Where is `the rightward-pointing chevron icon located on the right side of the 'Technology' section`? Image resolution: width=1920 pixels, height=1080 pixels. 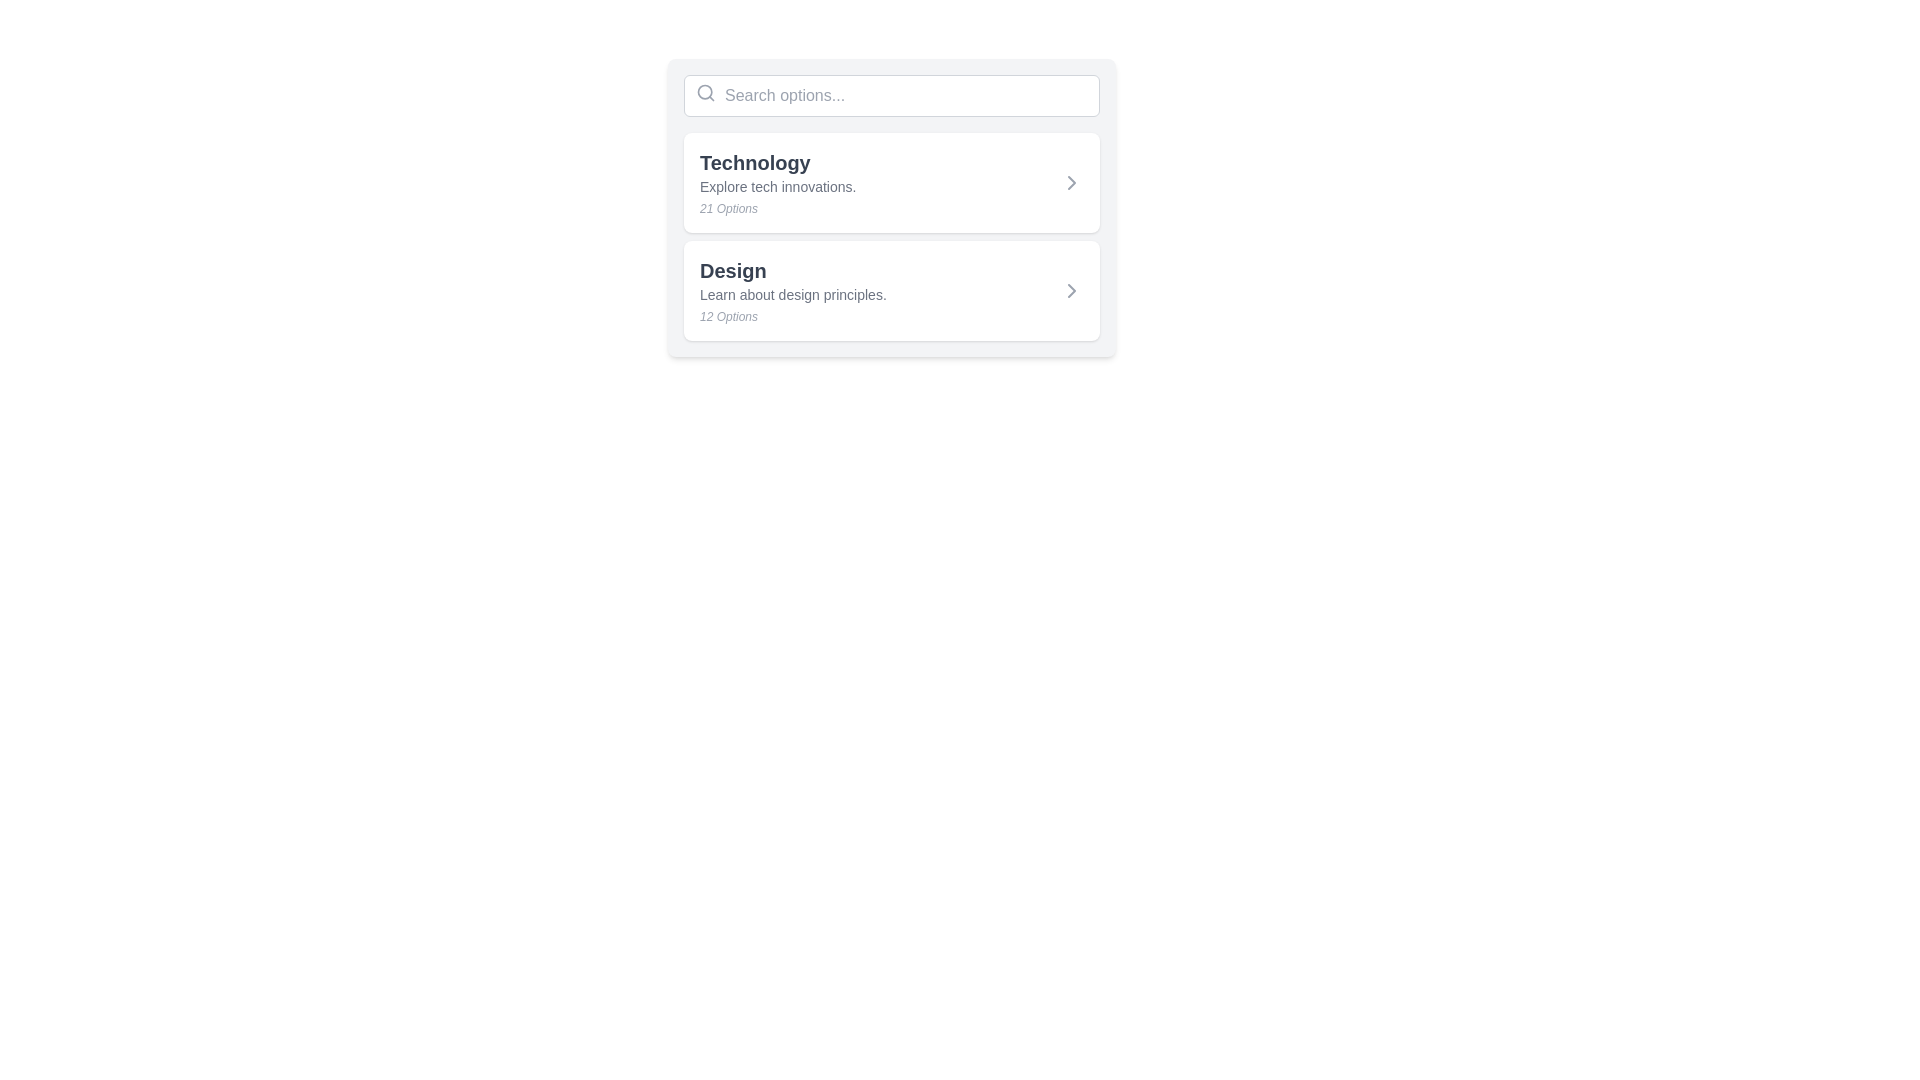 the rightward-pointing chevron icon located on the right side of the 'Technology' section is located at coordinates (1070, 182).